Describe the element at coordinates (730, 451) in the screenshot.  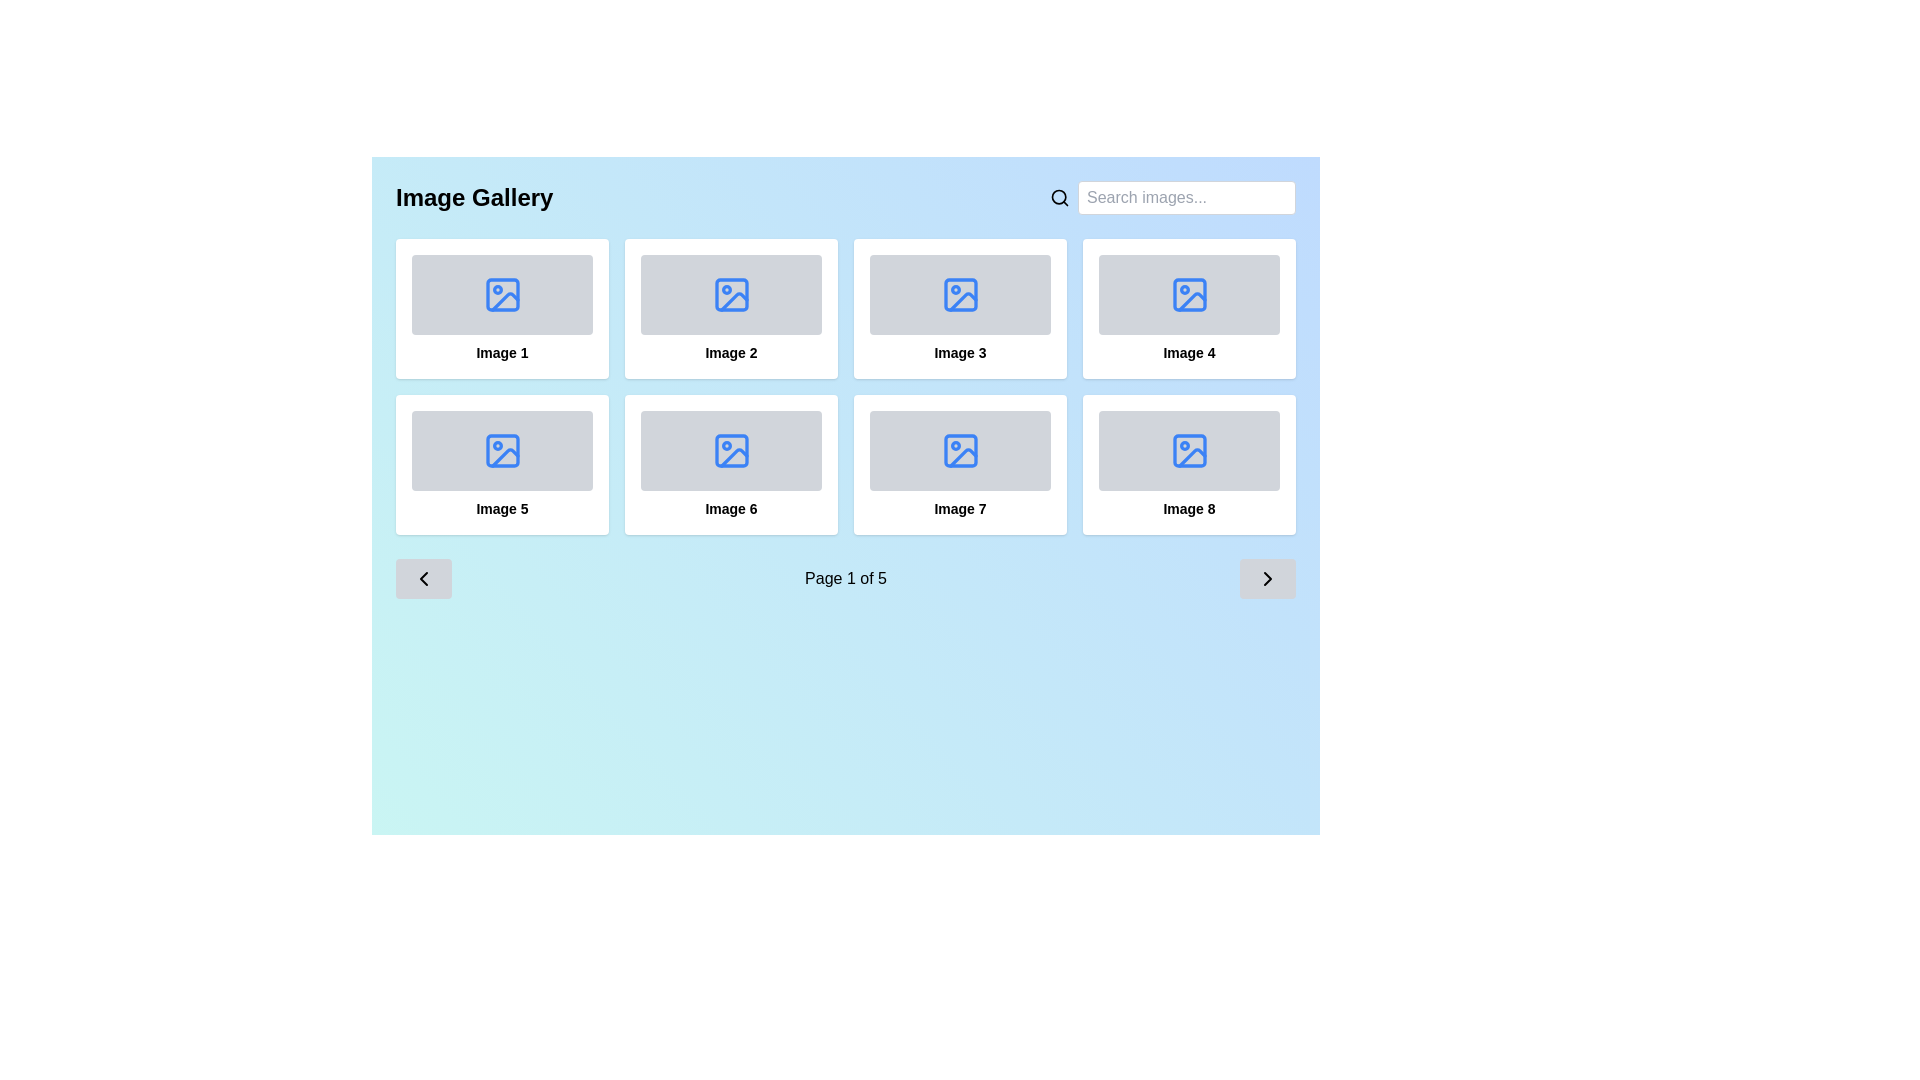
I see `the icon representing an image in the gallery, located in the sixth tile of the grid layout, second row and third column` at that location.